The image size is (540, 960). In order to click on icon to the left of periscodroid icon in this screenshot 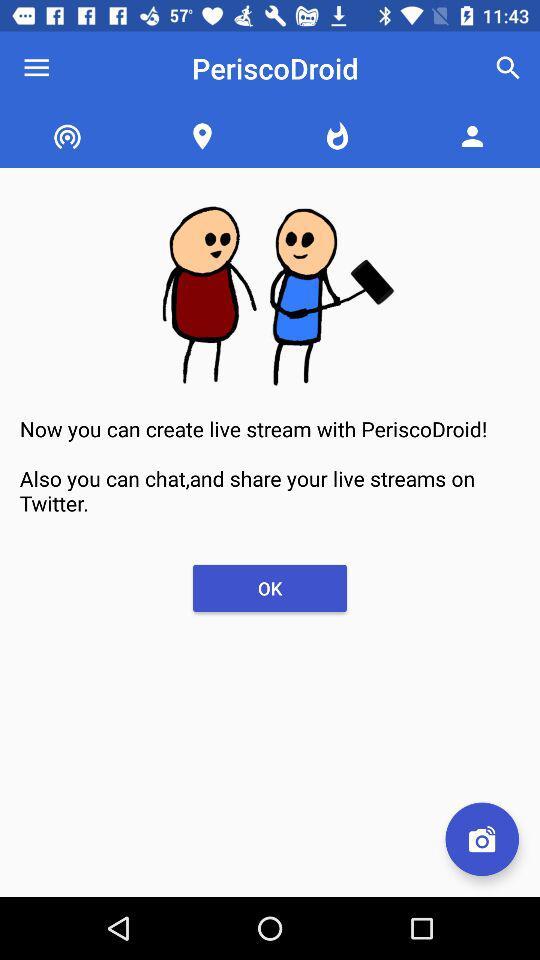, I will do `click(36, 68)`.